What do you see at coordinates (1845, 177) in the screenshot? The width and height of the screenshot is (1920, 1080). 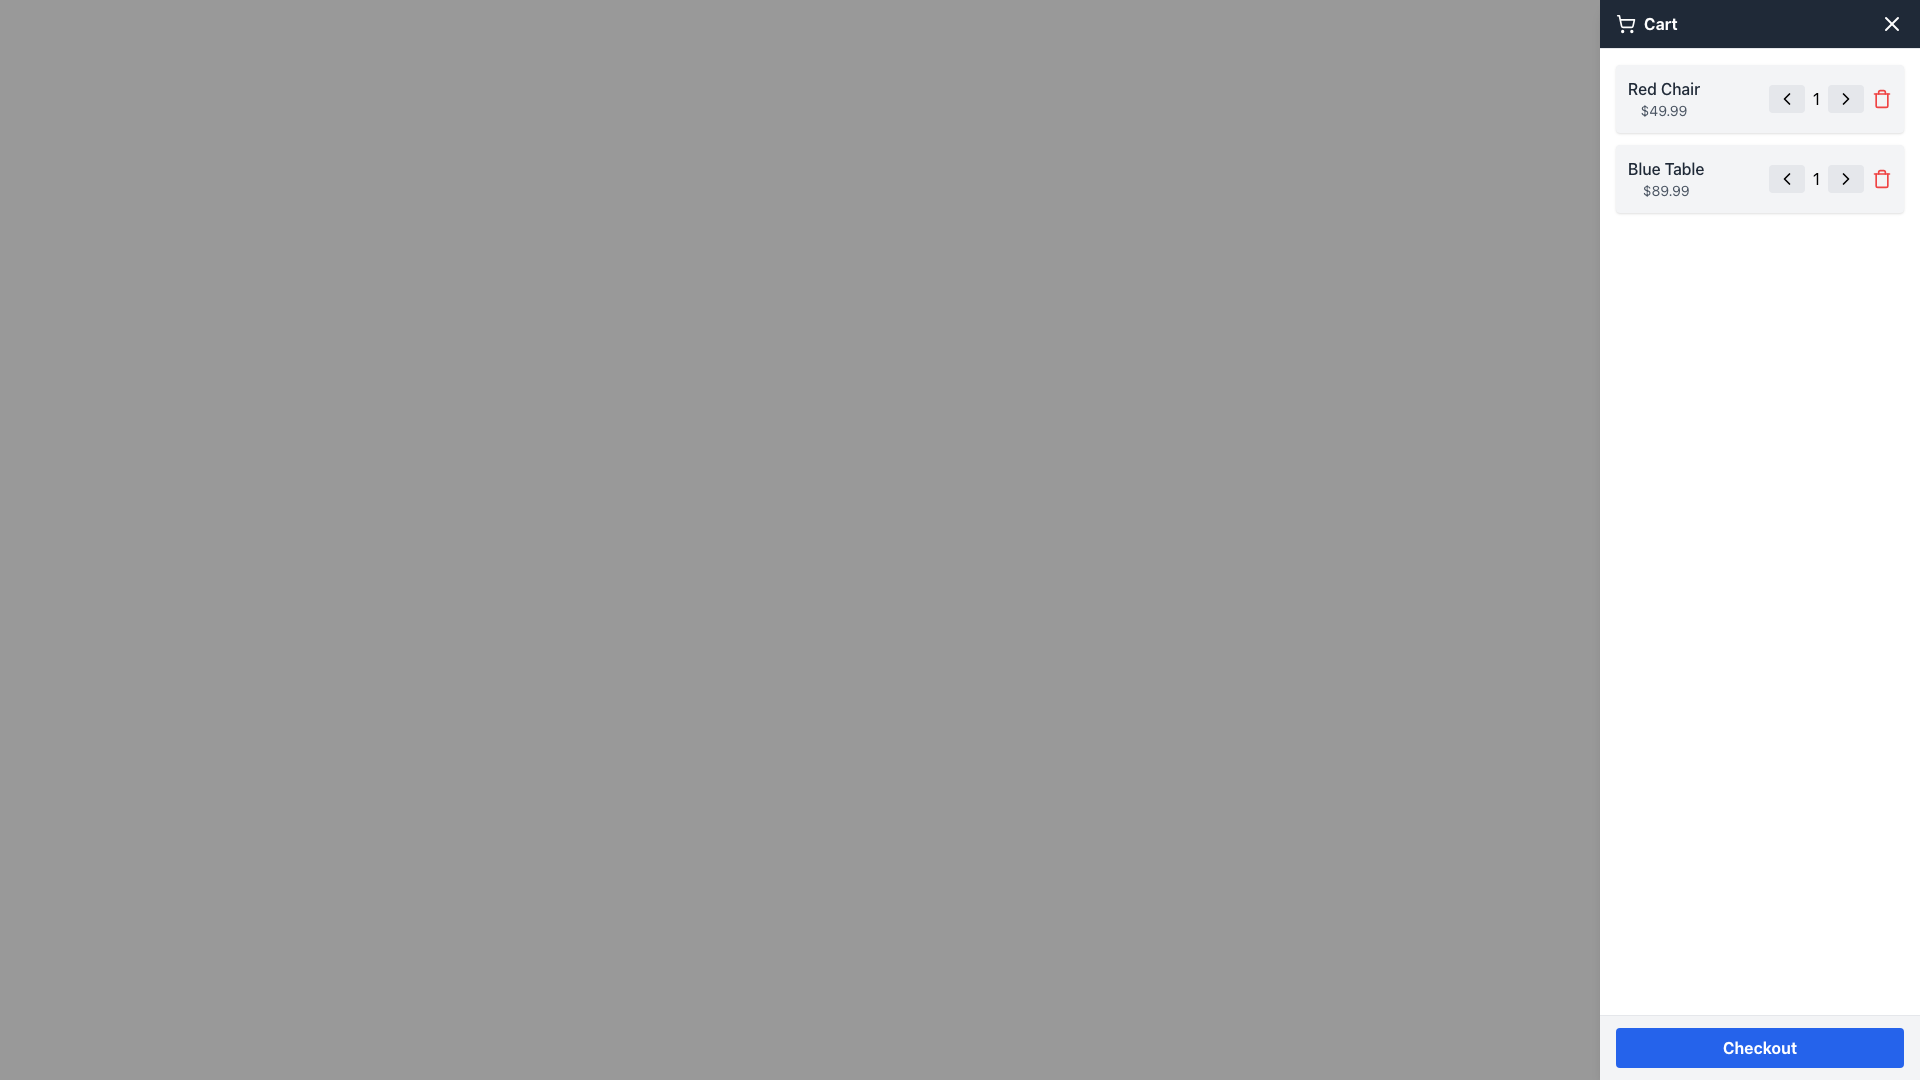 I see `the rightmost icon button in the controls of the 'Blue Table' item in the cart` at bounding box center [1845, 177].